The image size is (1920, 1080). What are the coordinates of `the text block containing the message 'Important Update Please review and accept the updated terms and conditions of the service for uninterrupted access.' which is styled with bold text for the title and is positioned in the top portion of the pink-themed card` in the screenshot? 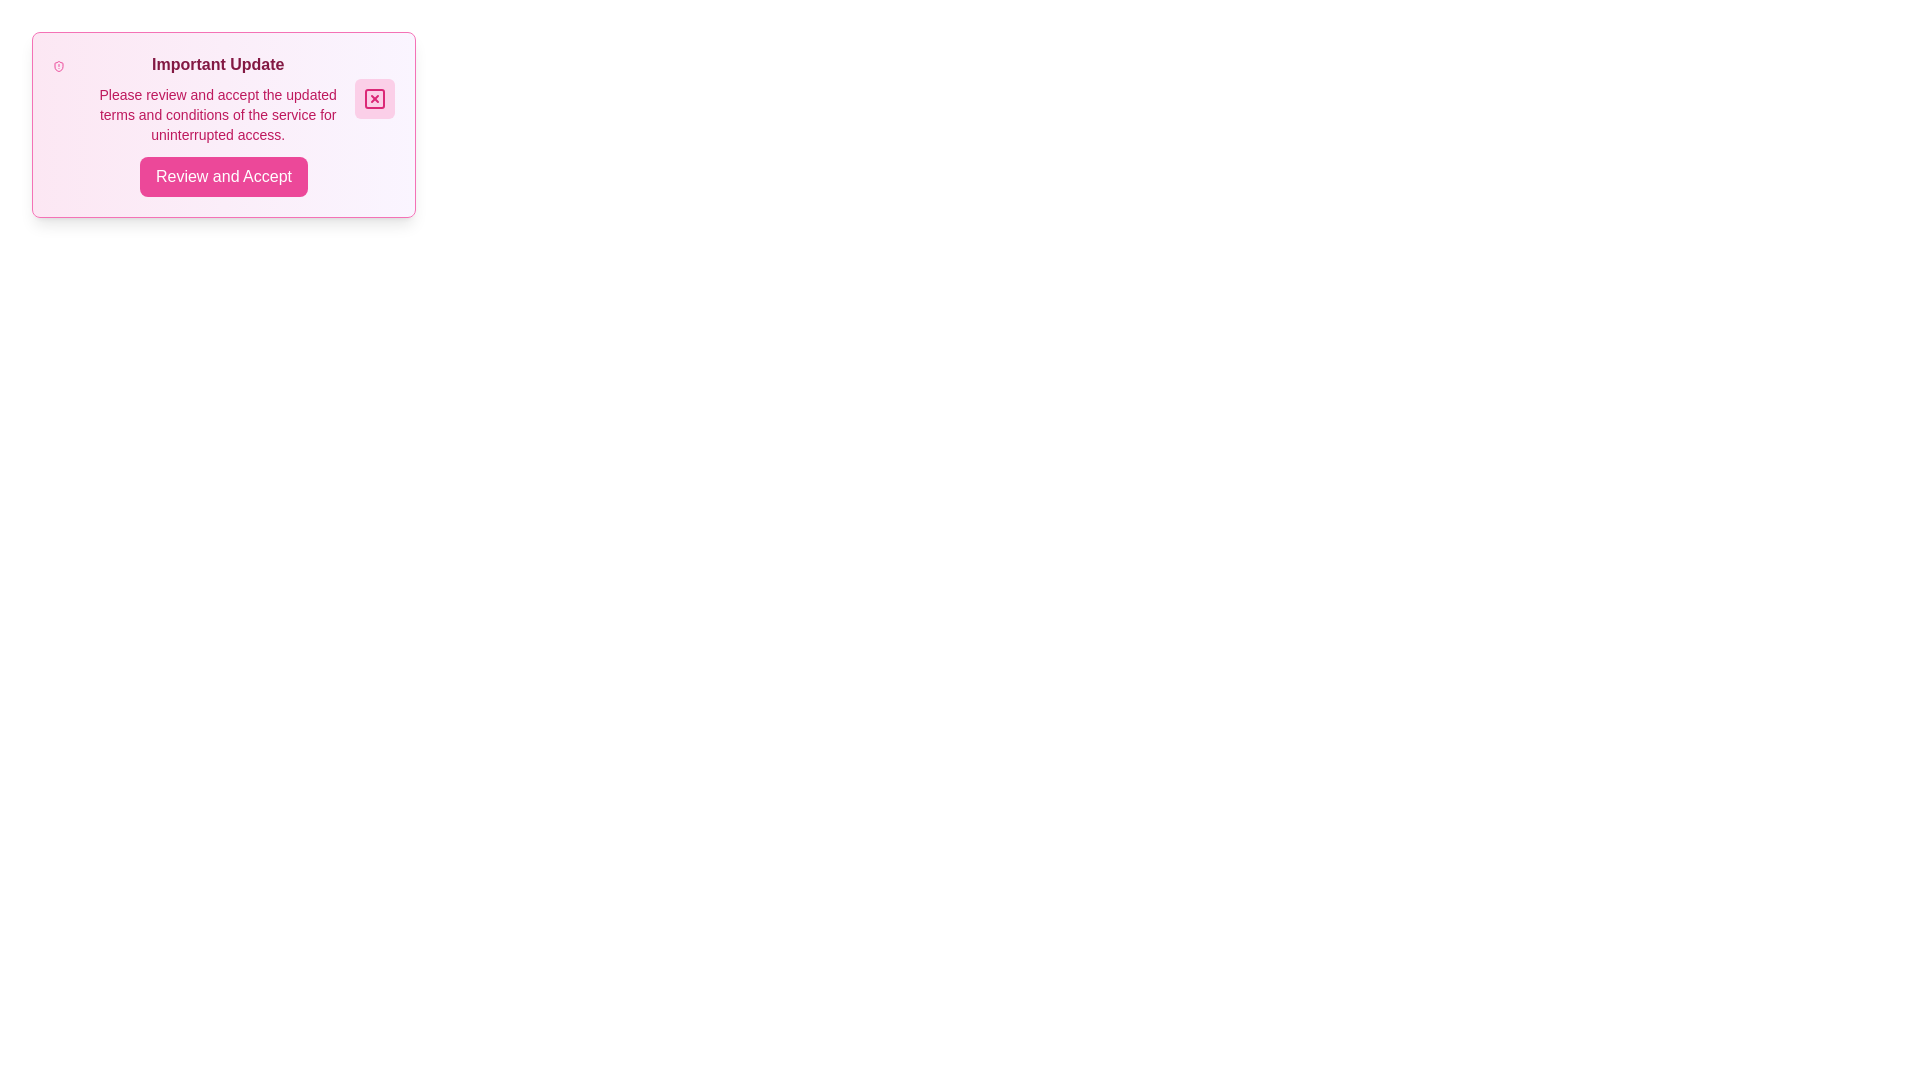 It's located at (224, 99).